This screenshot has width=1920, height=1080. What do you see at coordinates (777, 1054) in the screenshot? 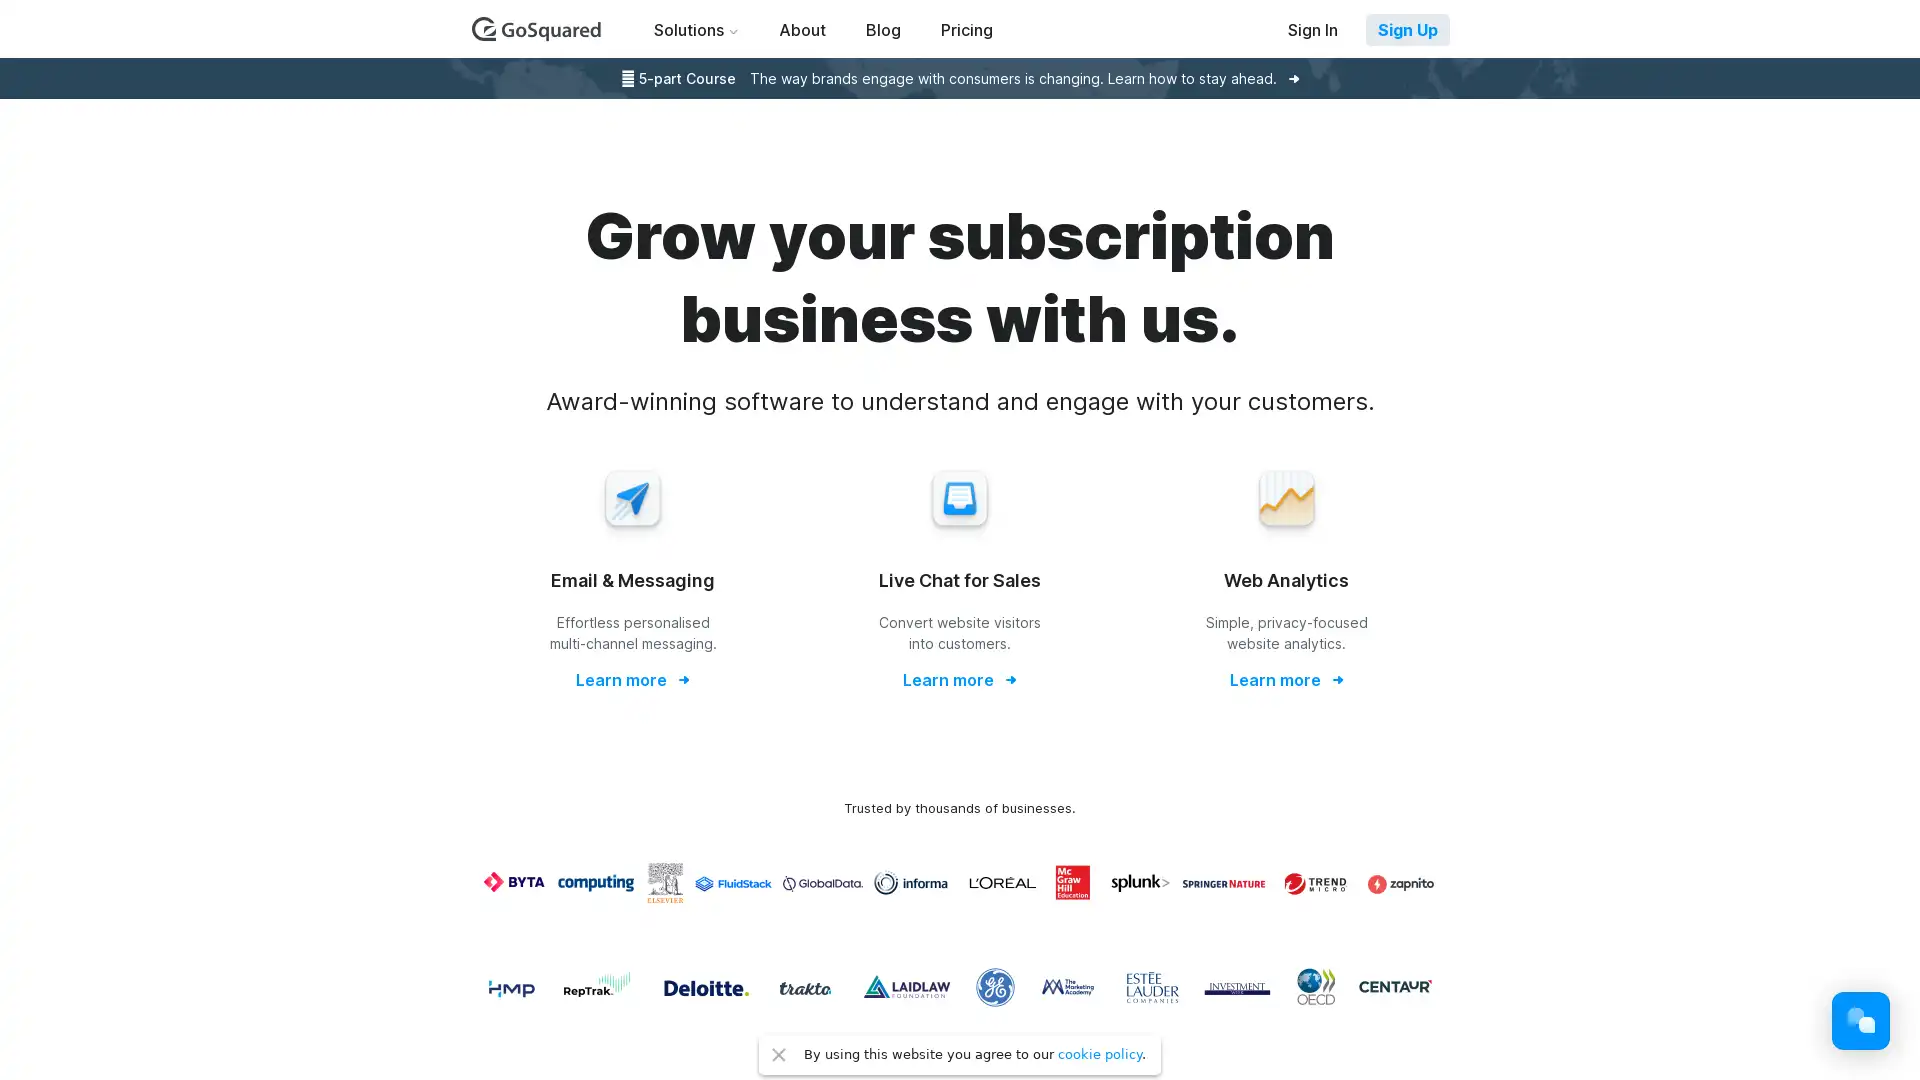
I see `Close` at bounding box center [777, 1054].